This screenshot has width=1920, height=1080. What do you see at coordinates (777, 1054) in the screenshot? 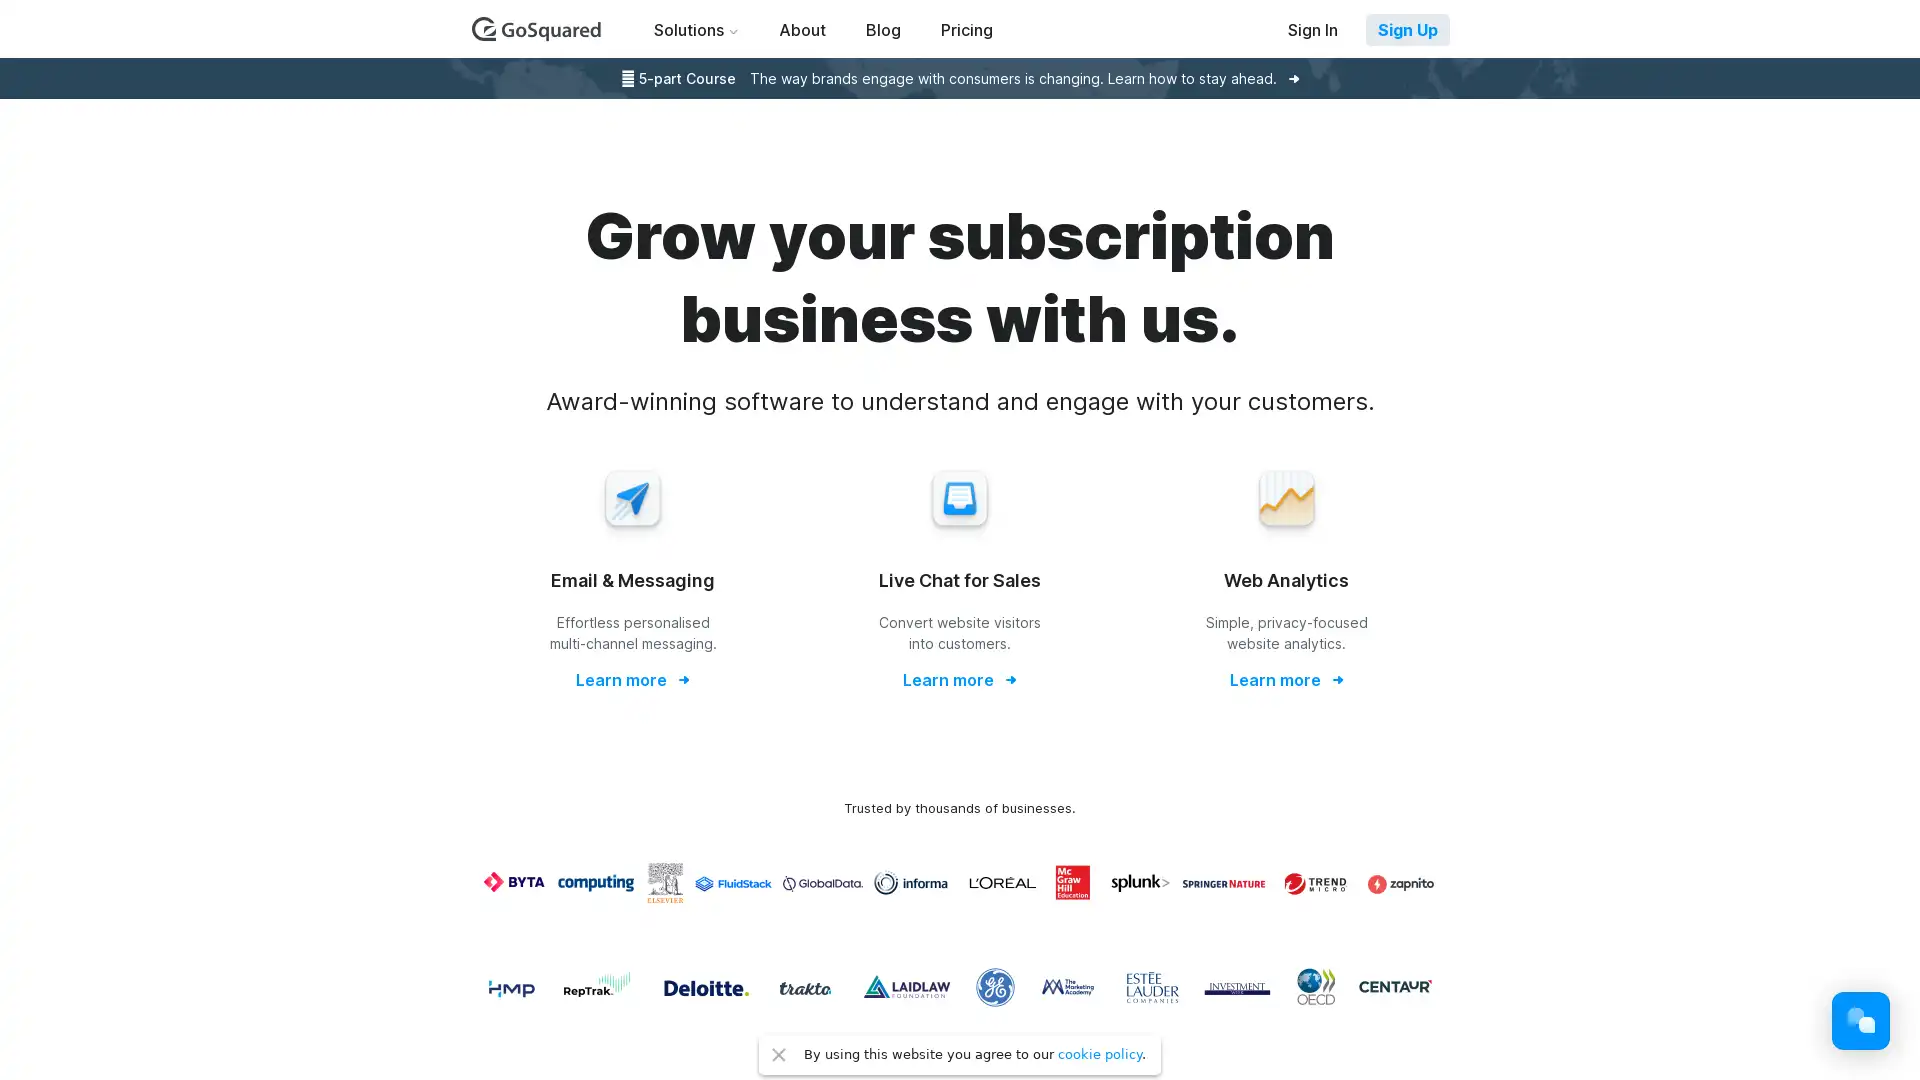
I see `Close` at bounding box center [777, 1054].